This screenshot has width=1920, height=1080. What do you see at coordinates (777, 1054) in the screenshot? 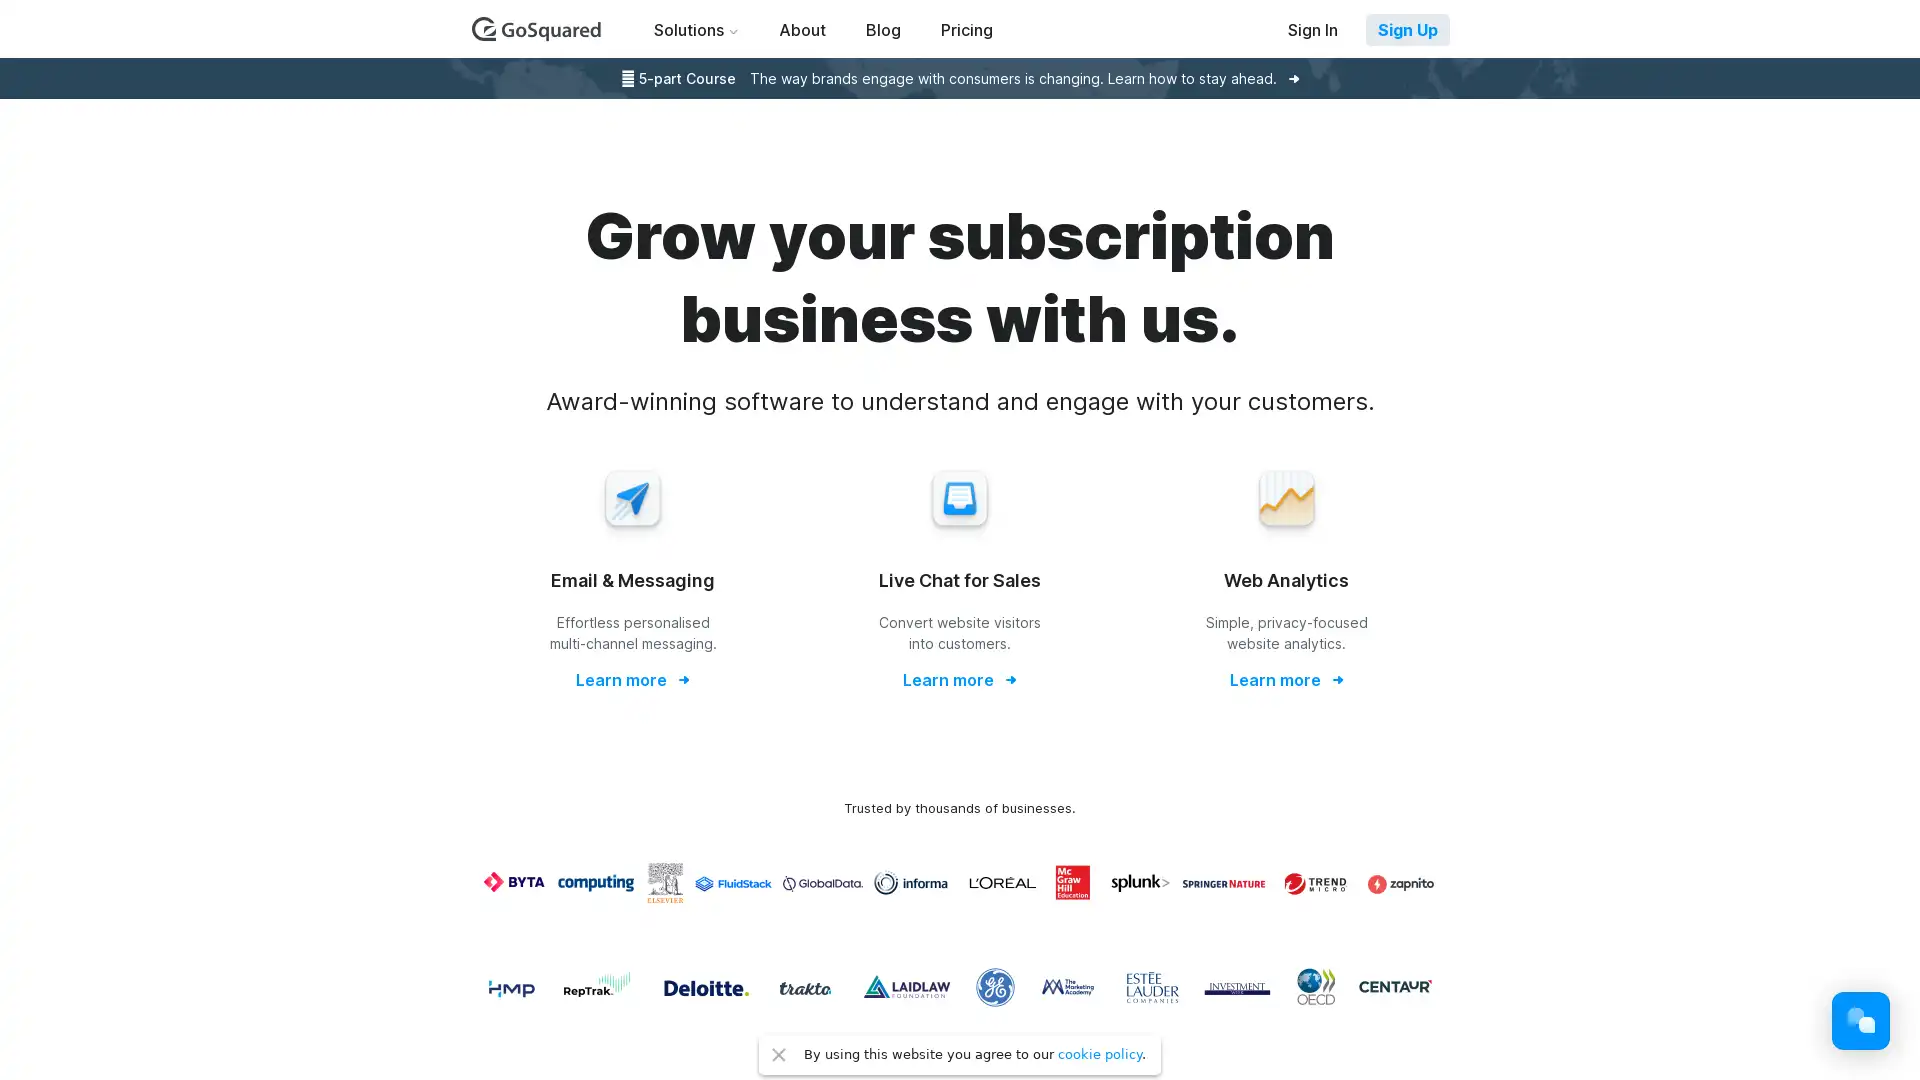
I see `Close` at bounding box center [777, 1054].